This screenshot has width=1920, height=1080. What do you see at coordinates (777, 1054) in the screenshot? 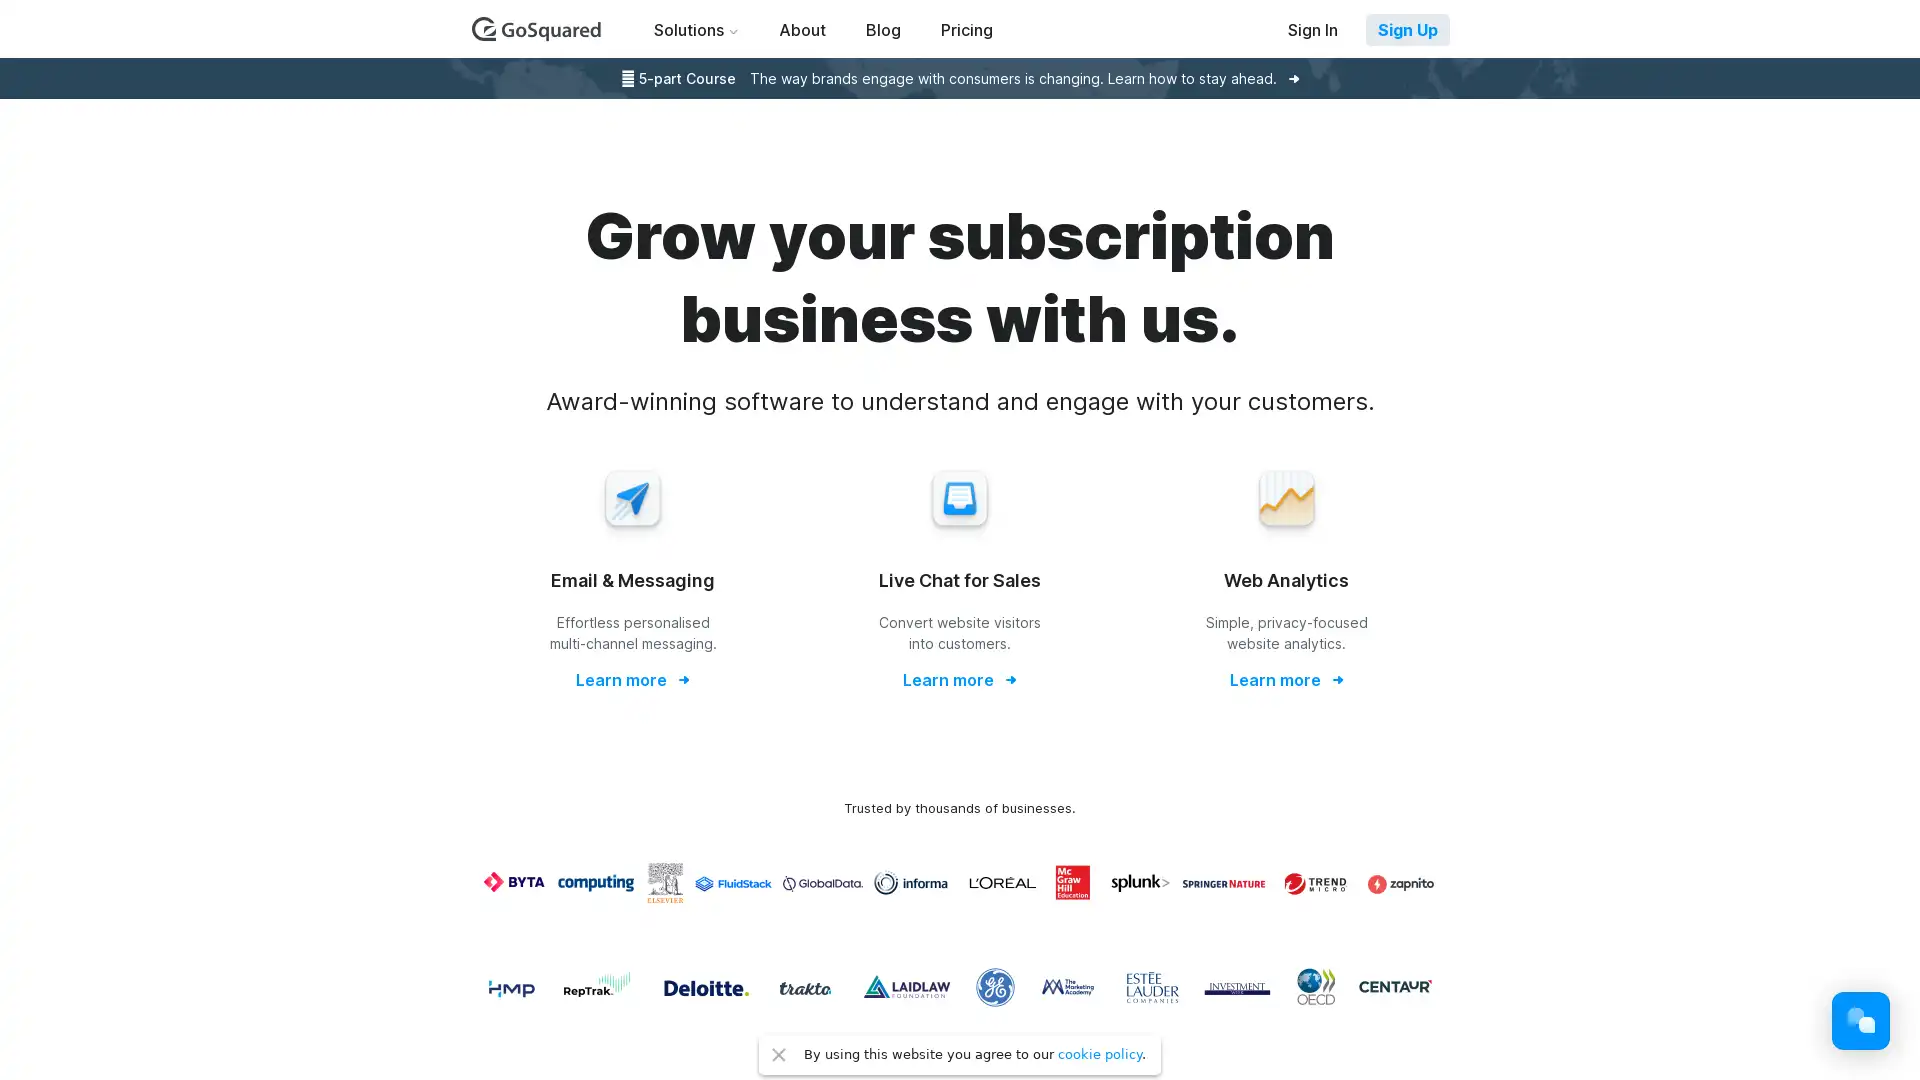
I see `Close` at bounding box center [777, 1054].